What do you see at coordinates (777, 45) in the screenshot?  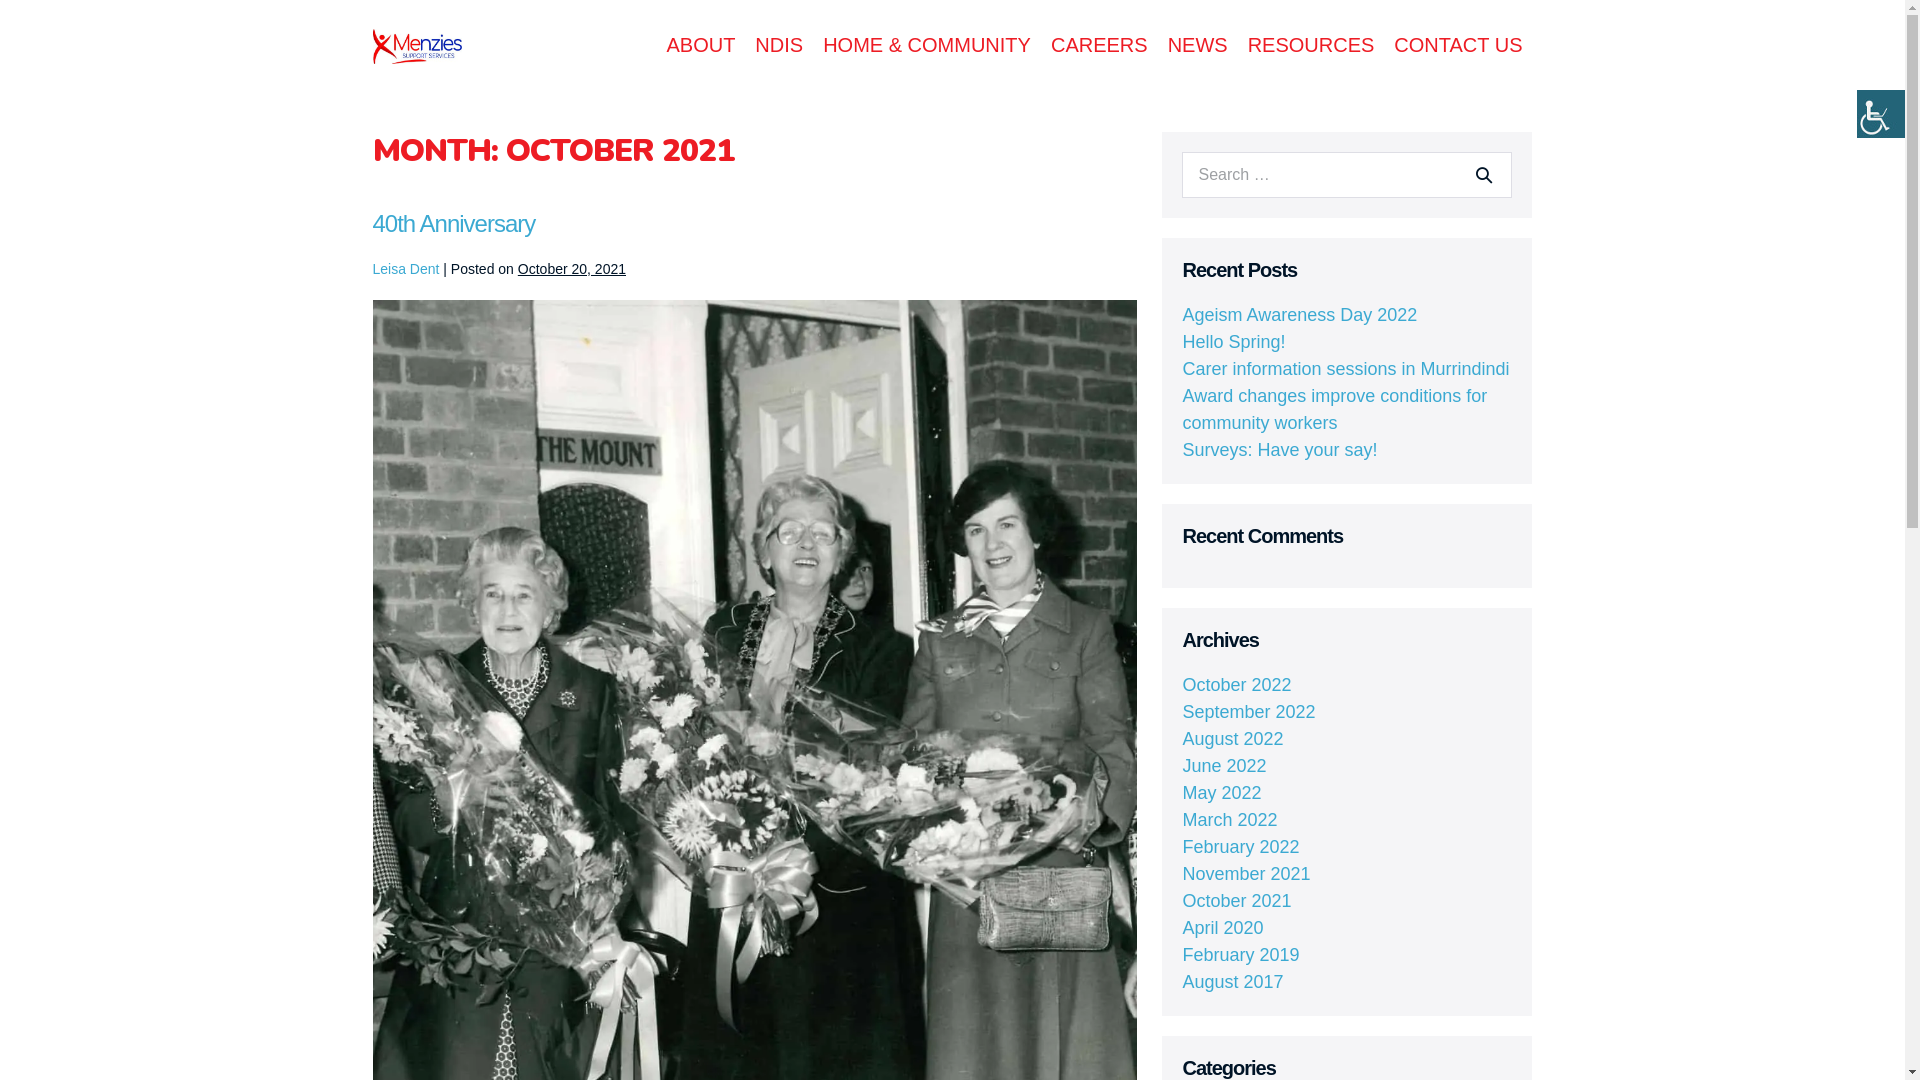 I see `'NDIS'` at bounding box center [777, 45].